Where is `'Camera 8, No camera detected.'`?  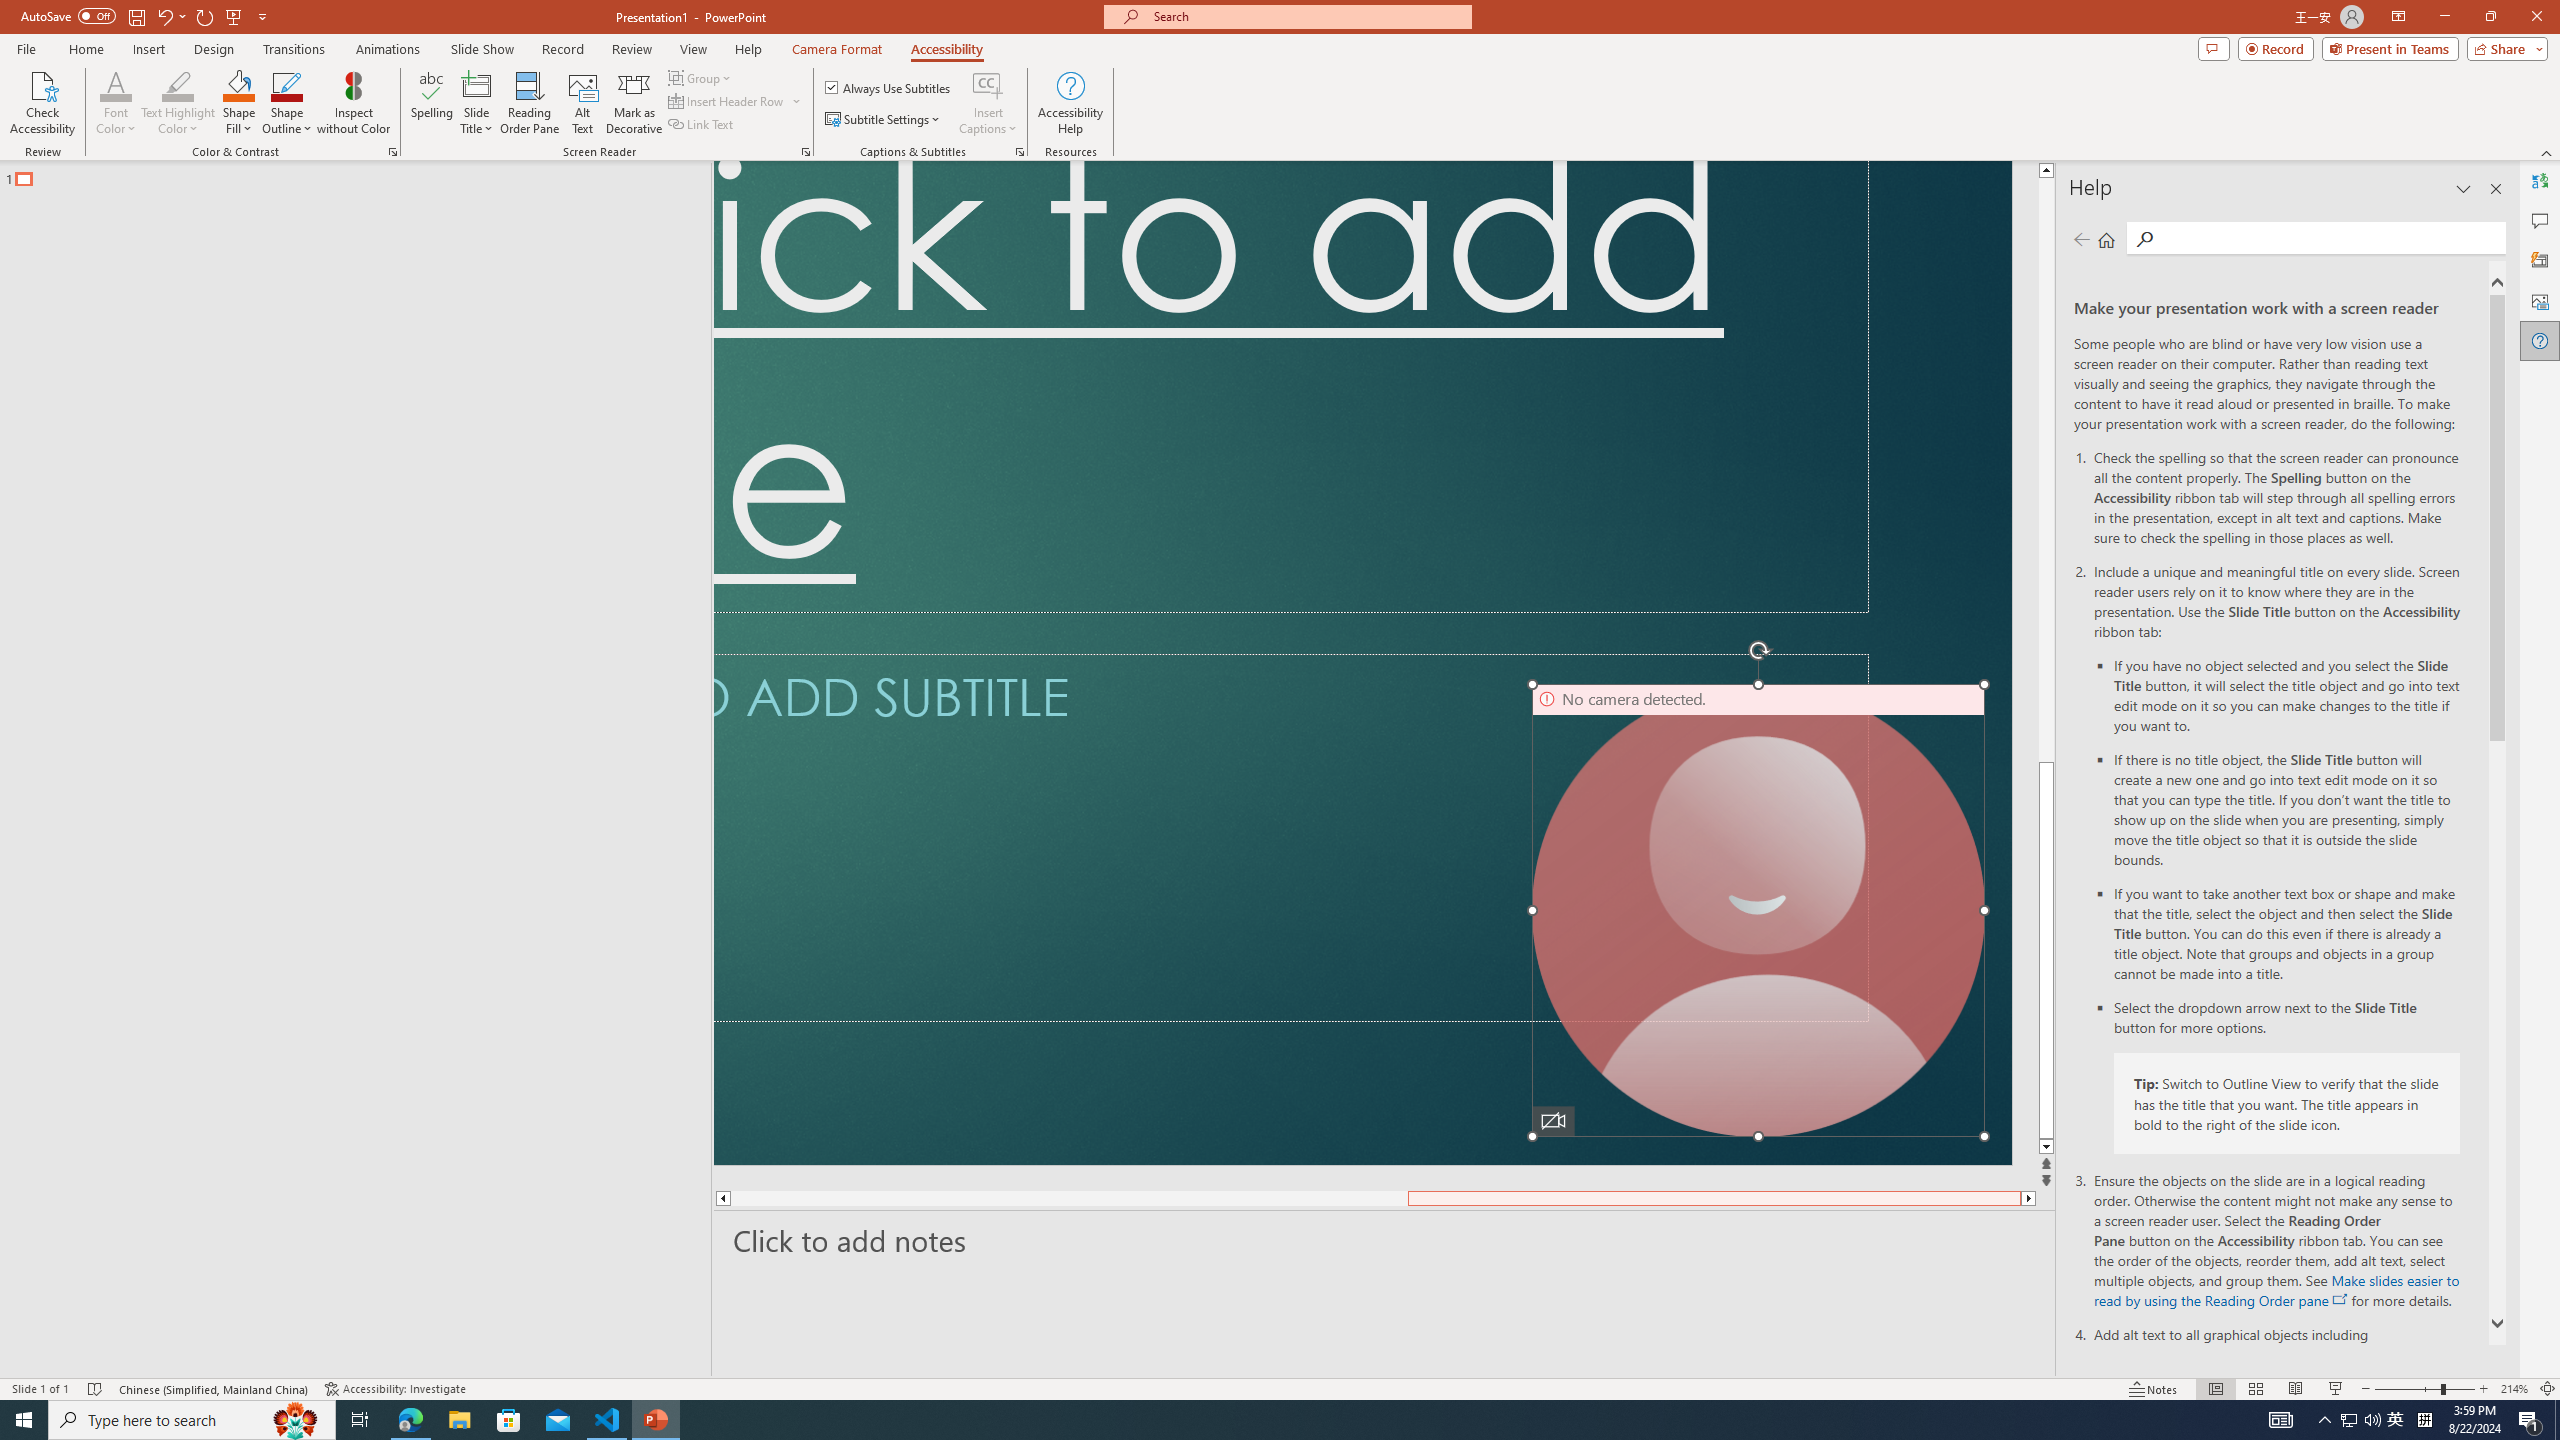 'Camera 8, No camera detected.' is located at coordinates (1757, 909).